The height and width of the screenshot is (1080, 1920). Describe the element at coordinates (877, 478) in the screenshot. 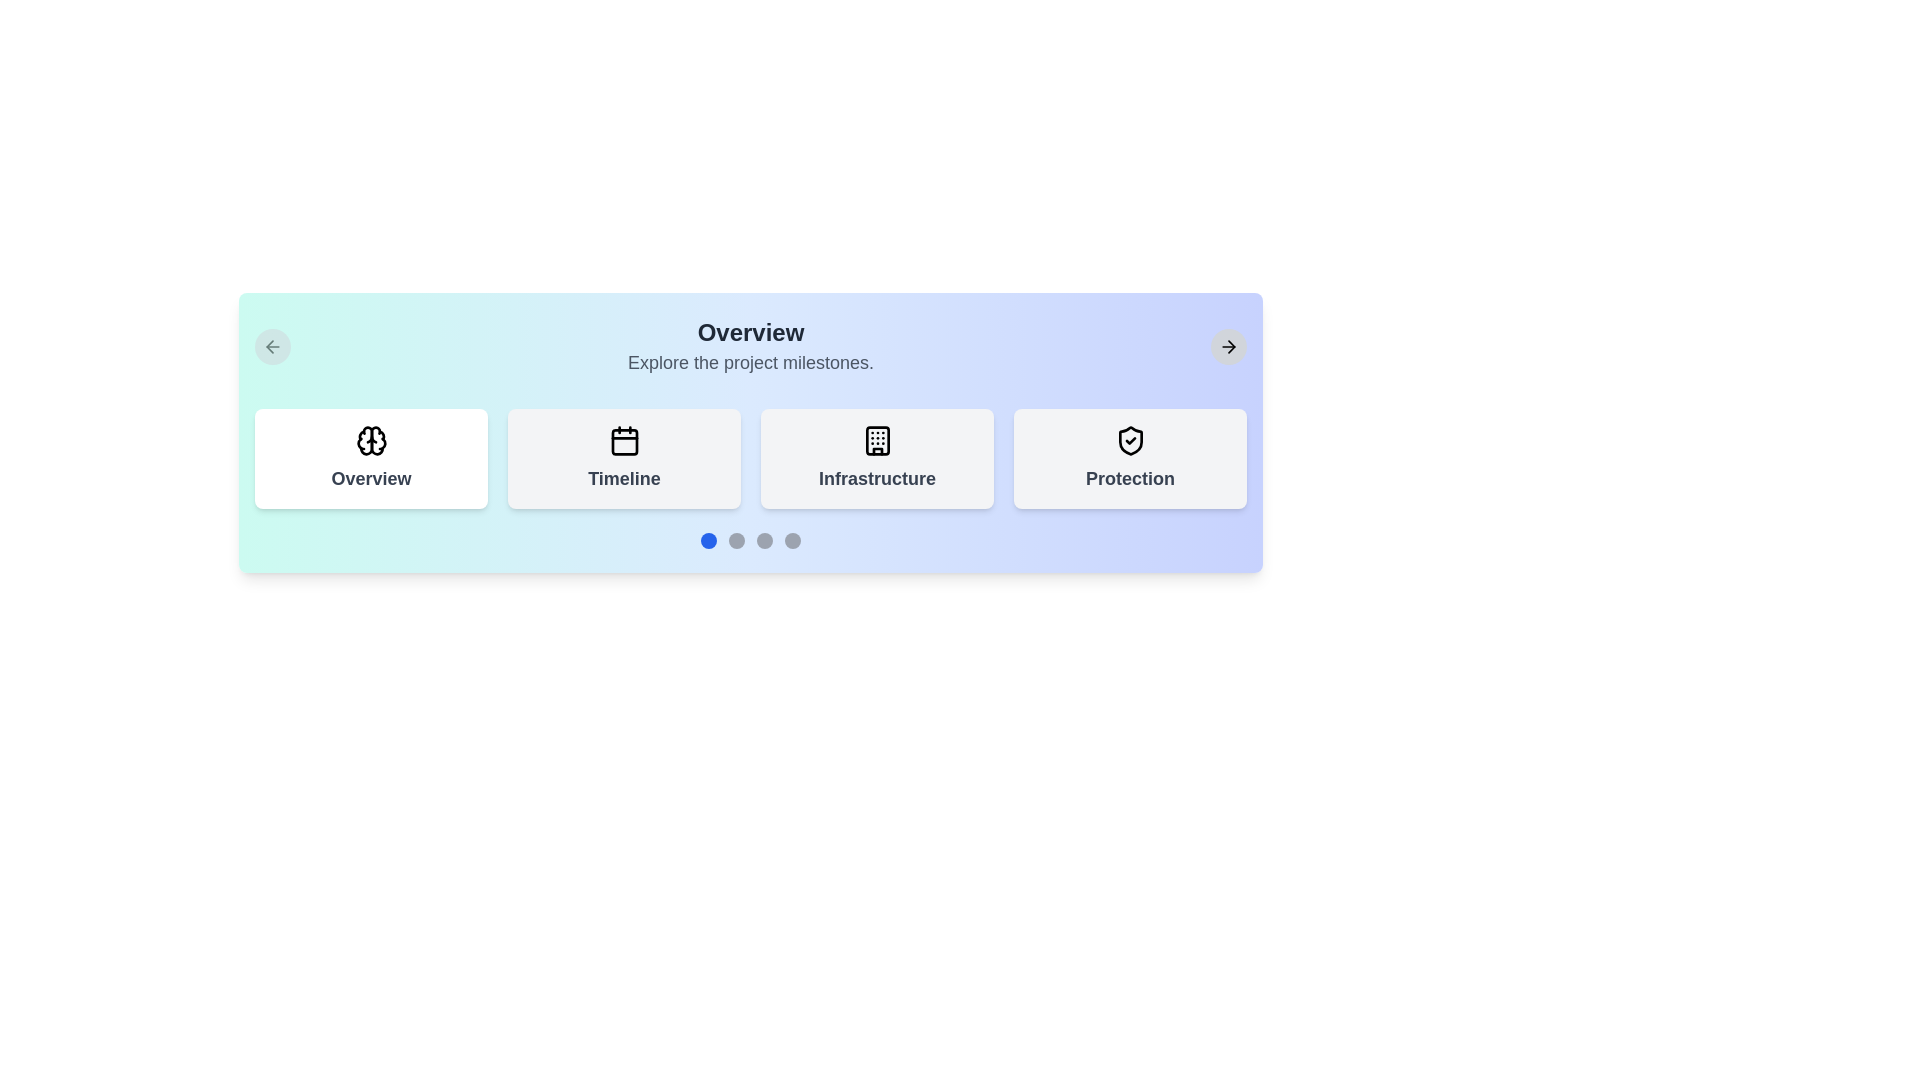

I see `the 'Infrastructure' text label, which serves as the title for the corresponding card in the UI, located centrally within the third card from the left in a grid layout` at that location.